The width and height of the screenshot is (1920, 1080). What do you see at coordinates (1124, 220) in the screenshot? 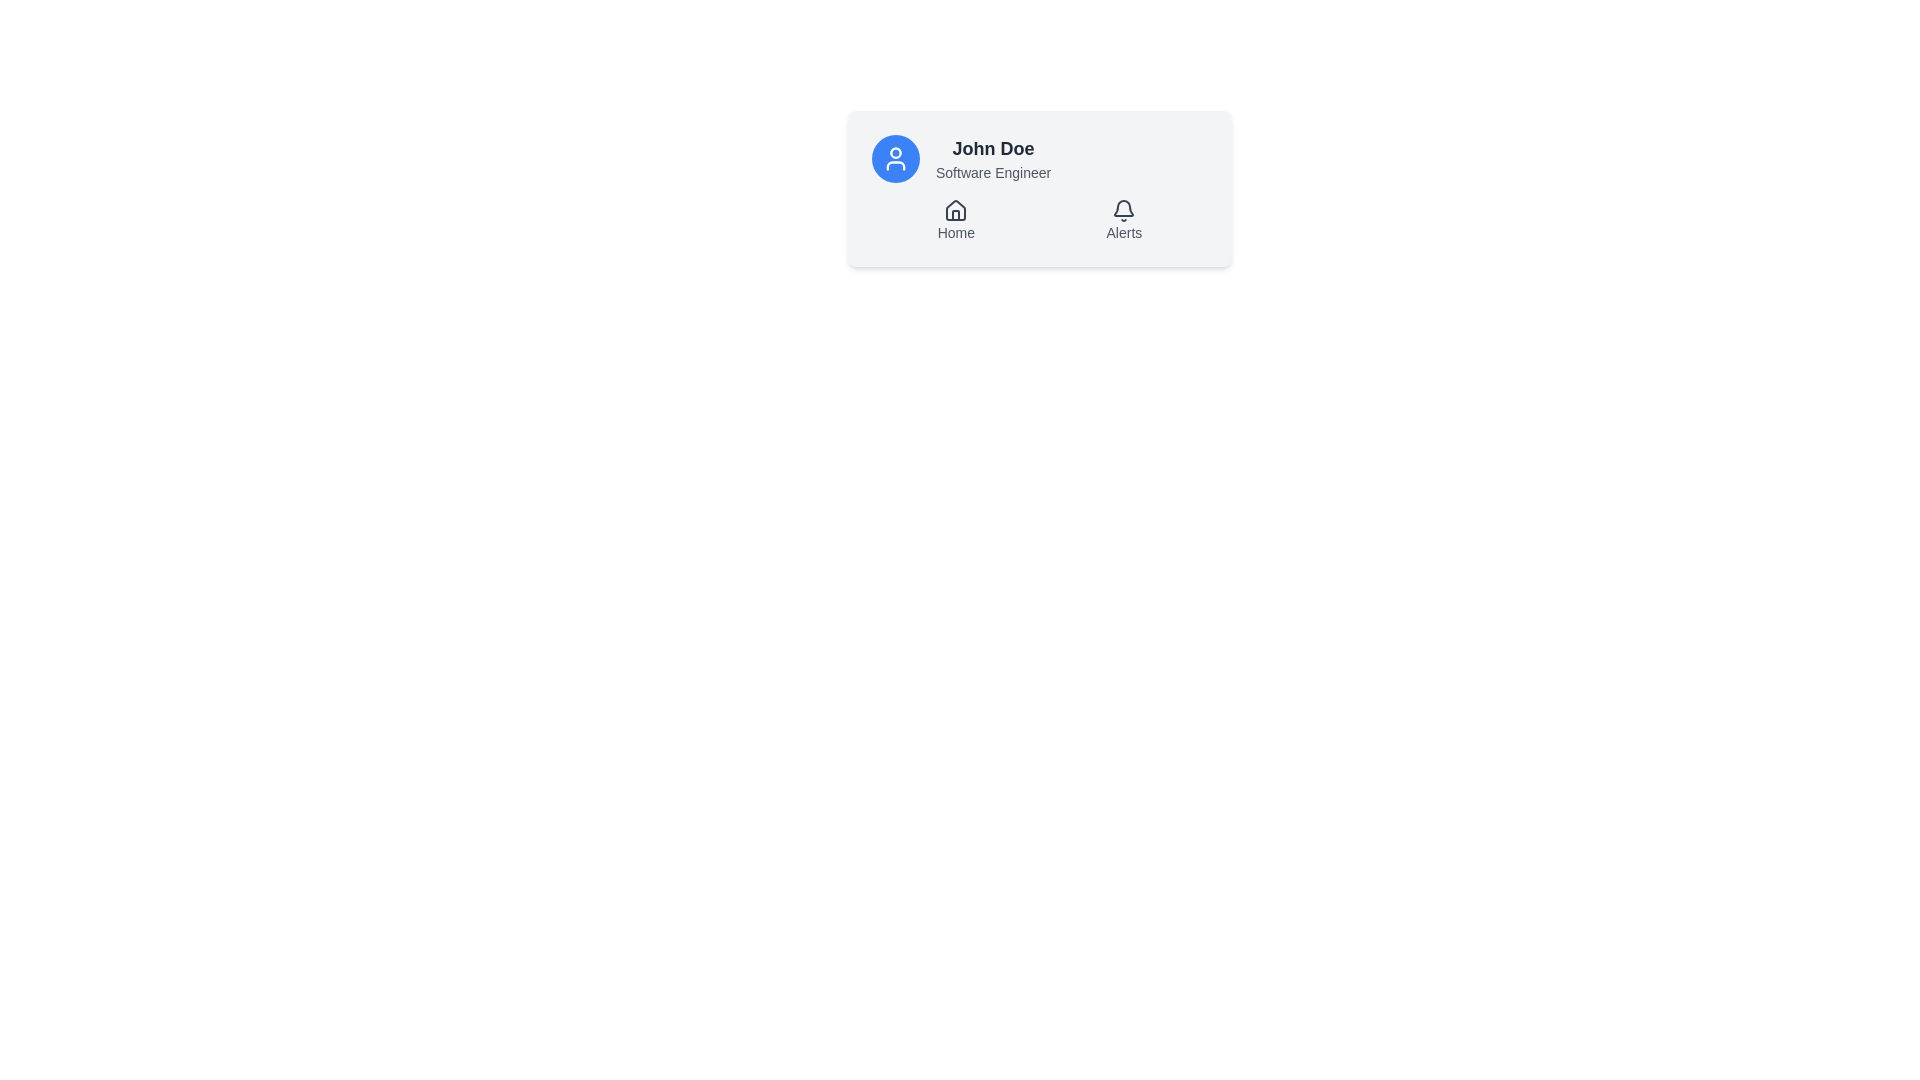
I see `the combined icon-label navigation item for Alerts` at bounding box center [1124, 220].